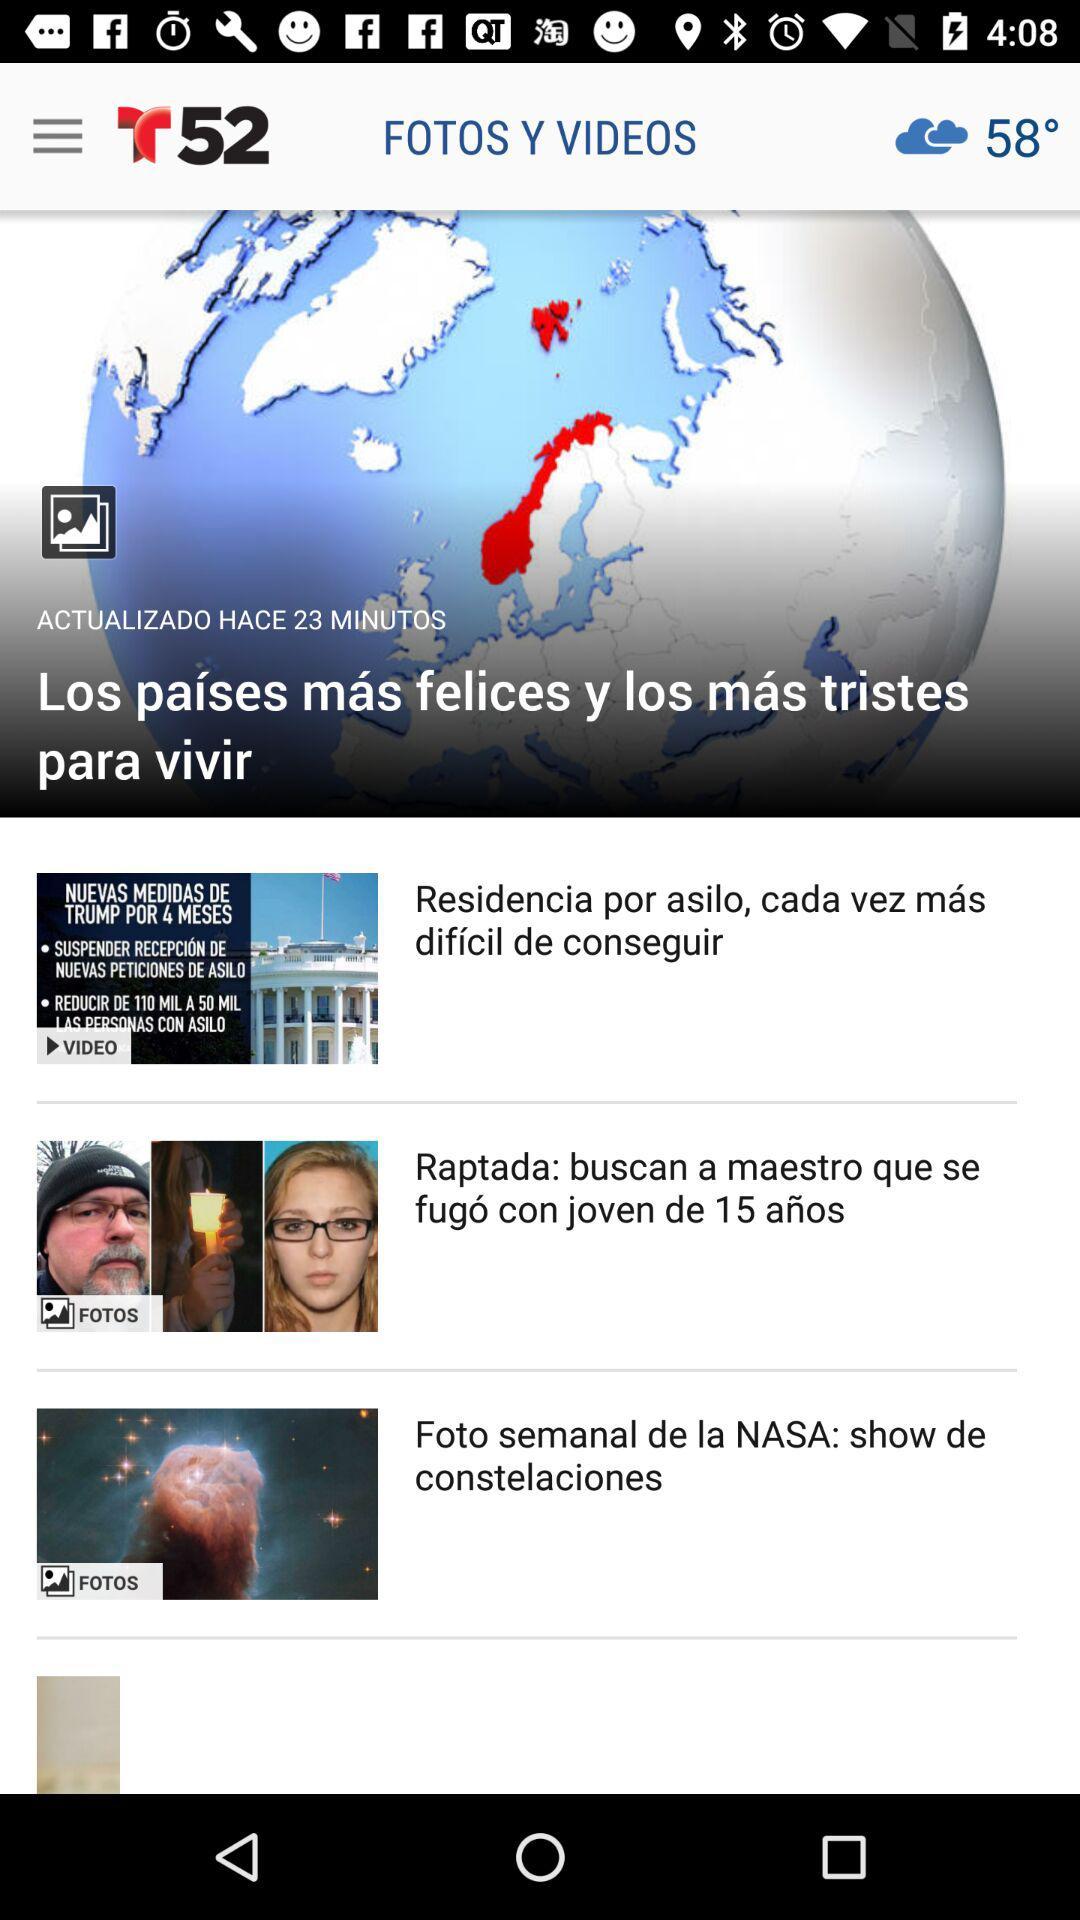  What do you see at coordinates (207, 968) in the screenshot?
I see `video` at bounding box center [207, 968].